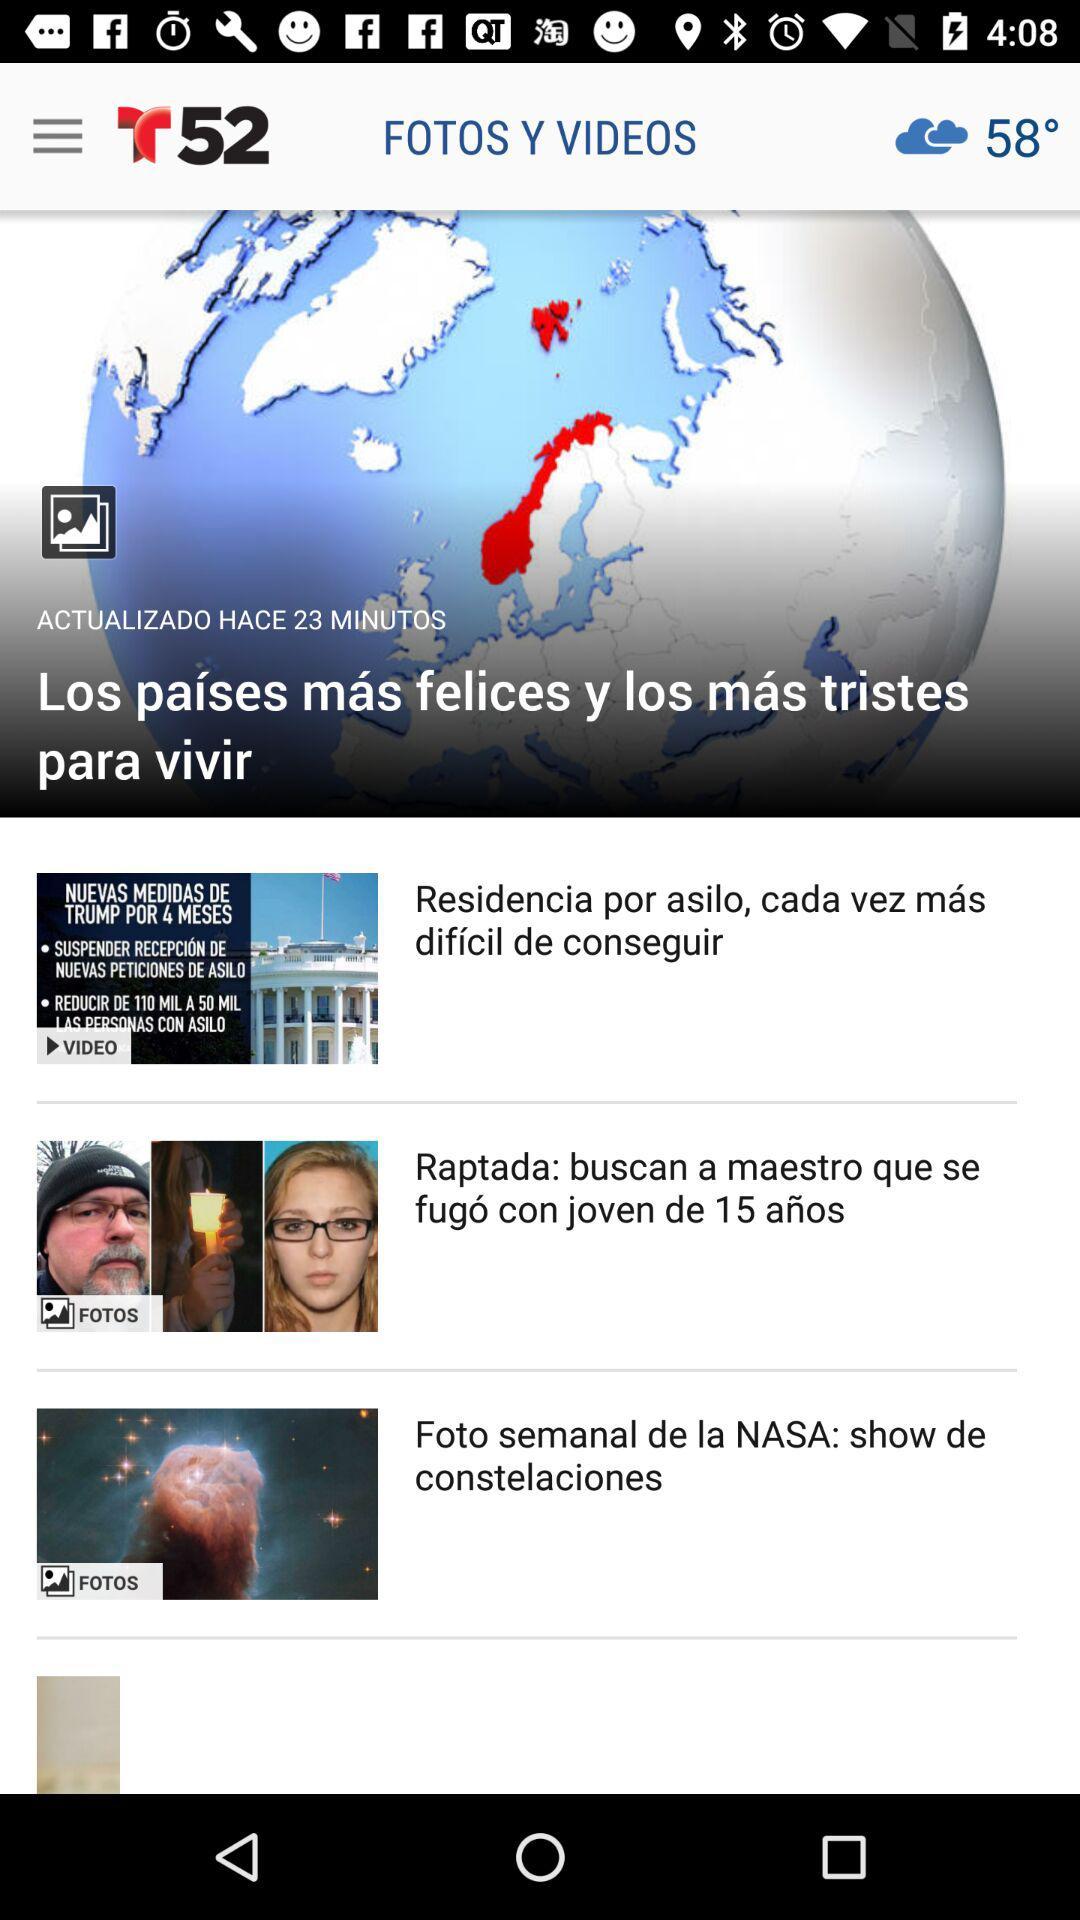  What do you see at coordinates (207, 968) in the screenshot?
I see `video` at bounding box center [207, 968].